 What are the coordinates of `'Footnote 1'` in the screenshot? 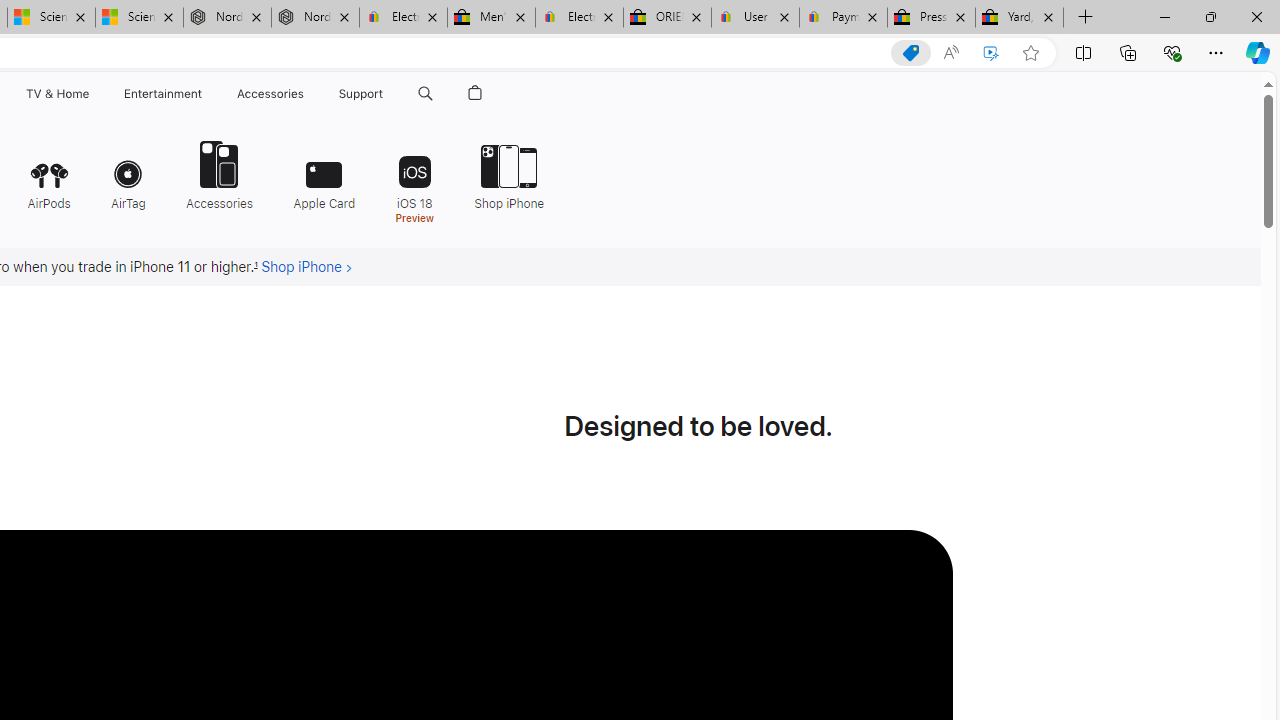 It's located at (255, 266).